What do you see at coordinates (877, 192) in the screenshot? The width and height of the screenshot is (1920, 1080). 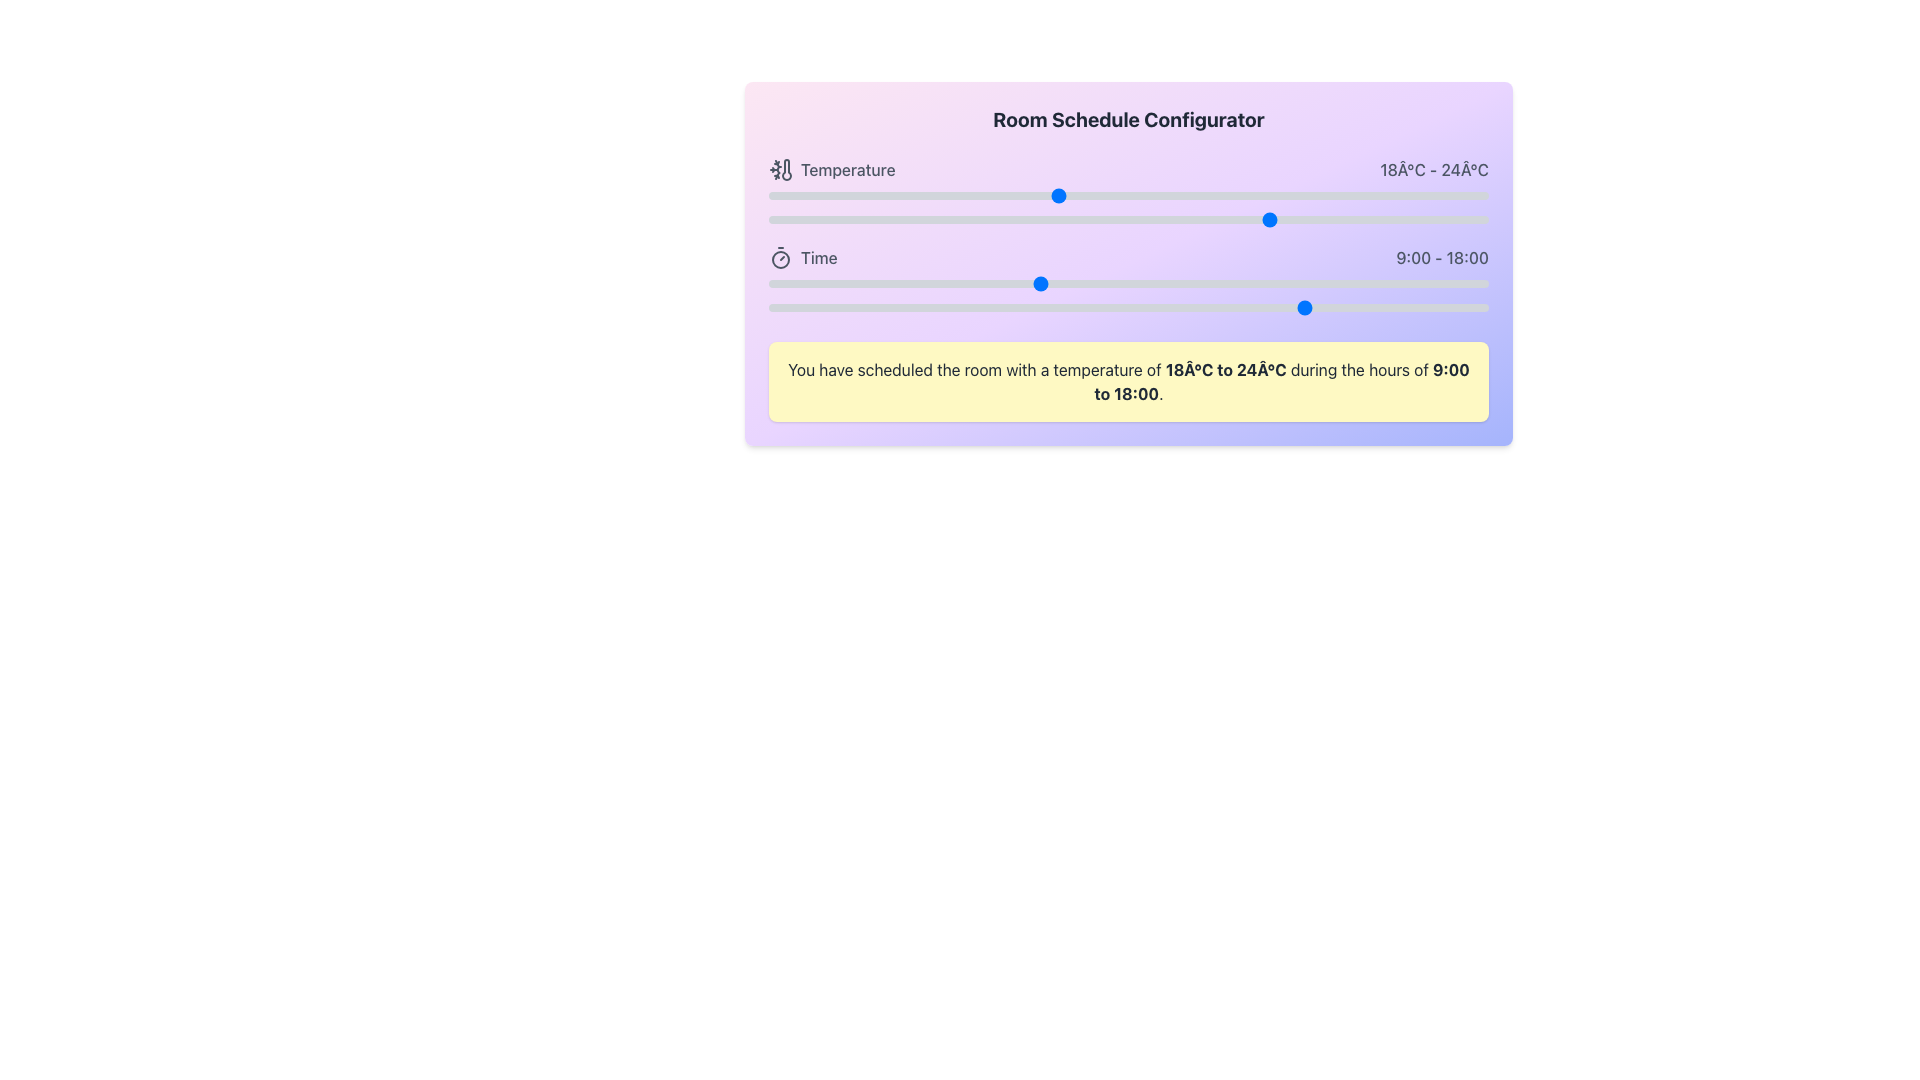 I see `the slider` at bounding box center [877, 192].